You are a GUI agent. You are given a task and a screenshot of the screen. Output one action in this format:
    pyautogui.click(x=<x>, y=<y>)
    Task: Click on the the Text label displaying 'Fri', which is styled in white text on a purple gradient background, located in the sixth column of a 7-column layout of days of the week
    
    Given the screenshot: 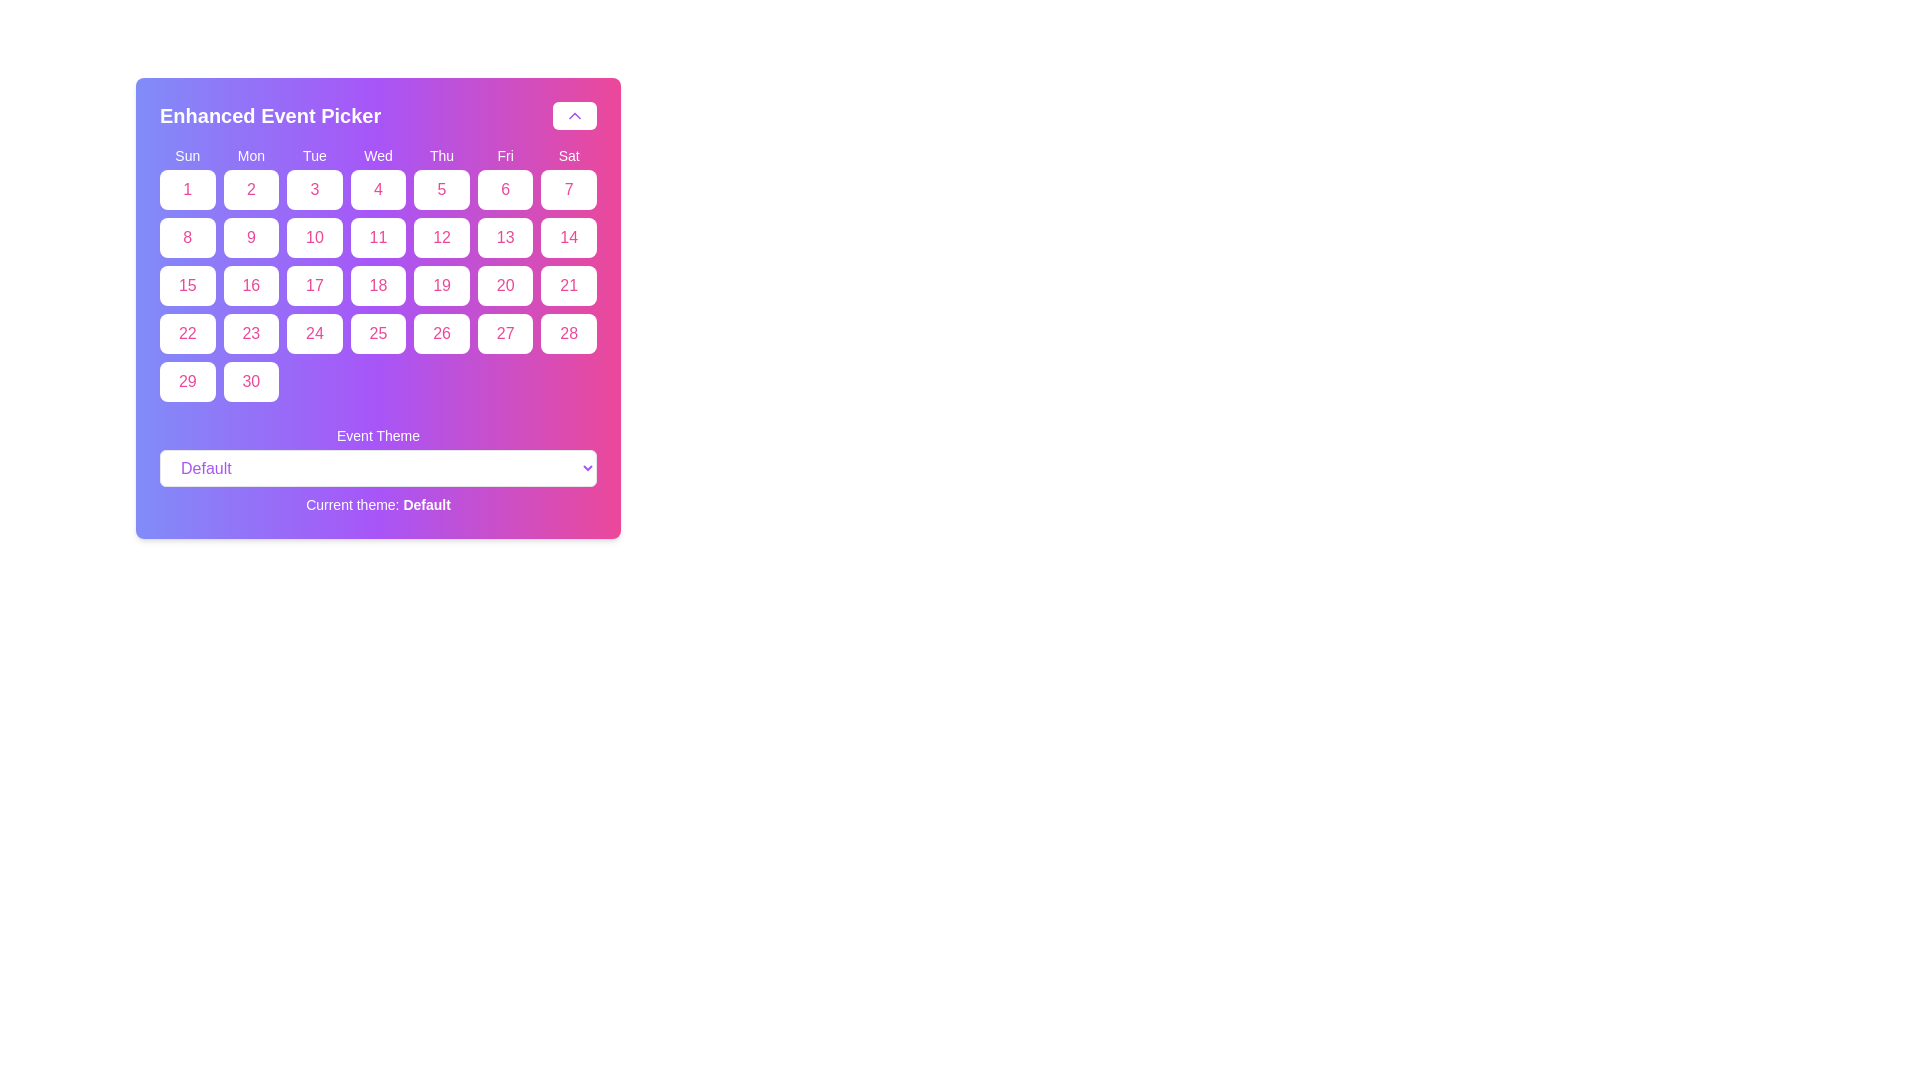 What is the action you would take?
    pyautogui.click(x=505, y=154)
    